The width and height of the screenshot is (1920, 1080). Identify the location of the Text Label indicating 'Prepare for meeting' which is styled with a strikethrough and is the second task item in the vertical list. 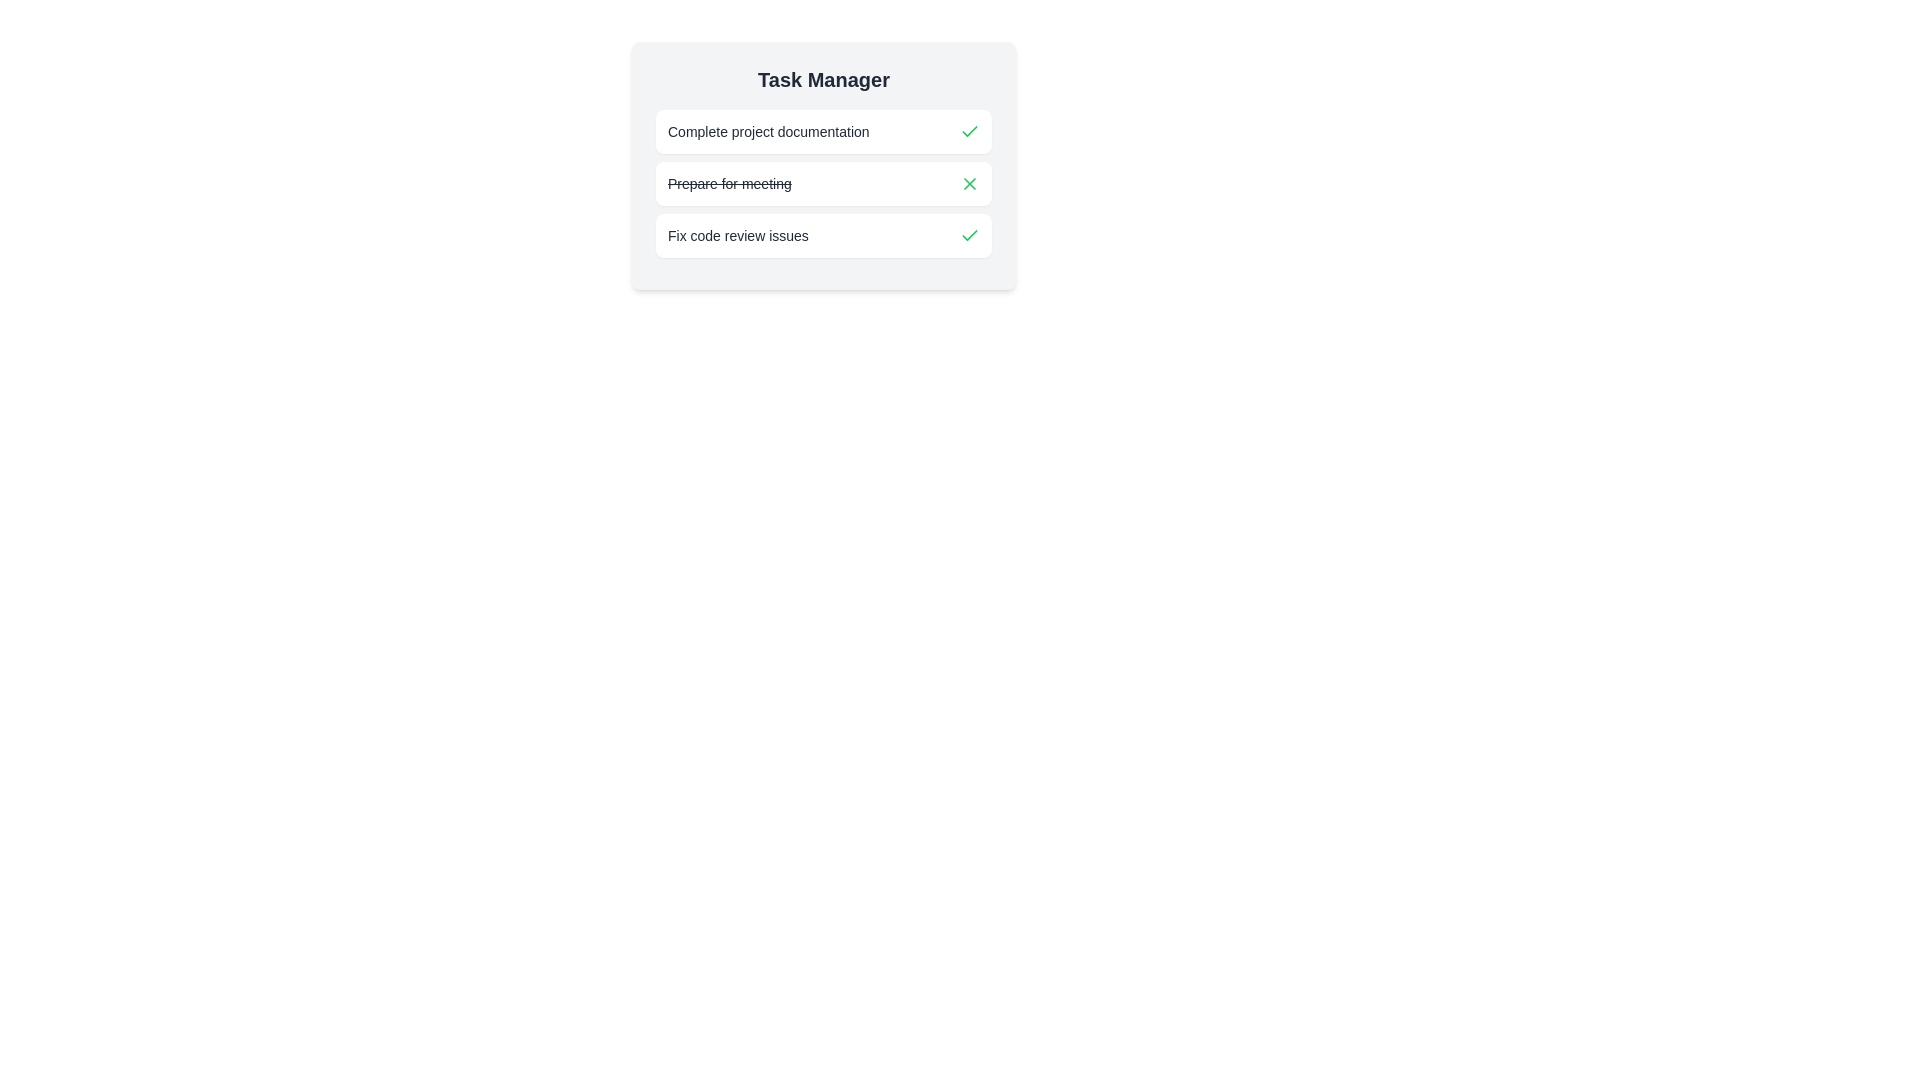
(728, 184).